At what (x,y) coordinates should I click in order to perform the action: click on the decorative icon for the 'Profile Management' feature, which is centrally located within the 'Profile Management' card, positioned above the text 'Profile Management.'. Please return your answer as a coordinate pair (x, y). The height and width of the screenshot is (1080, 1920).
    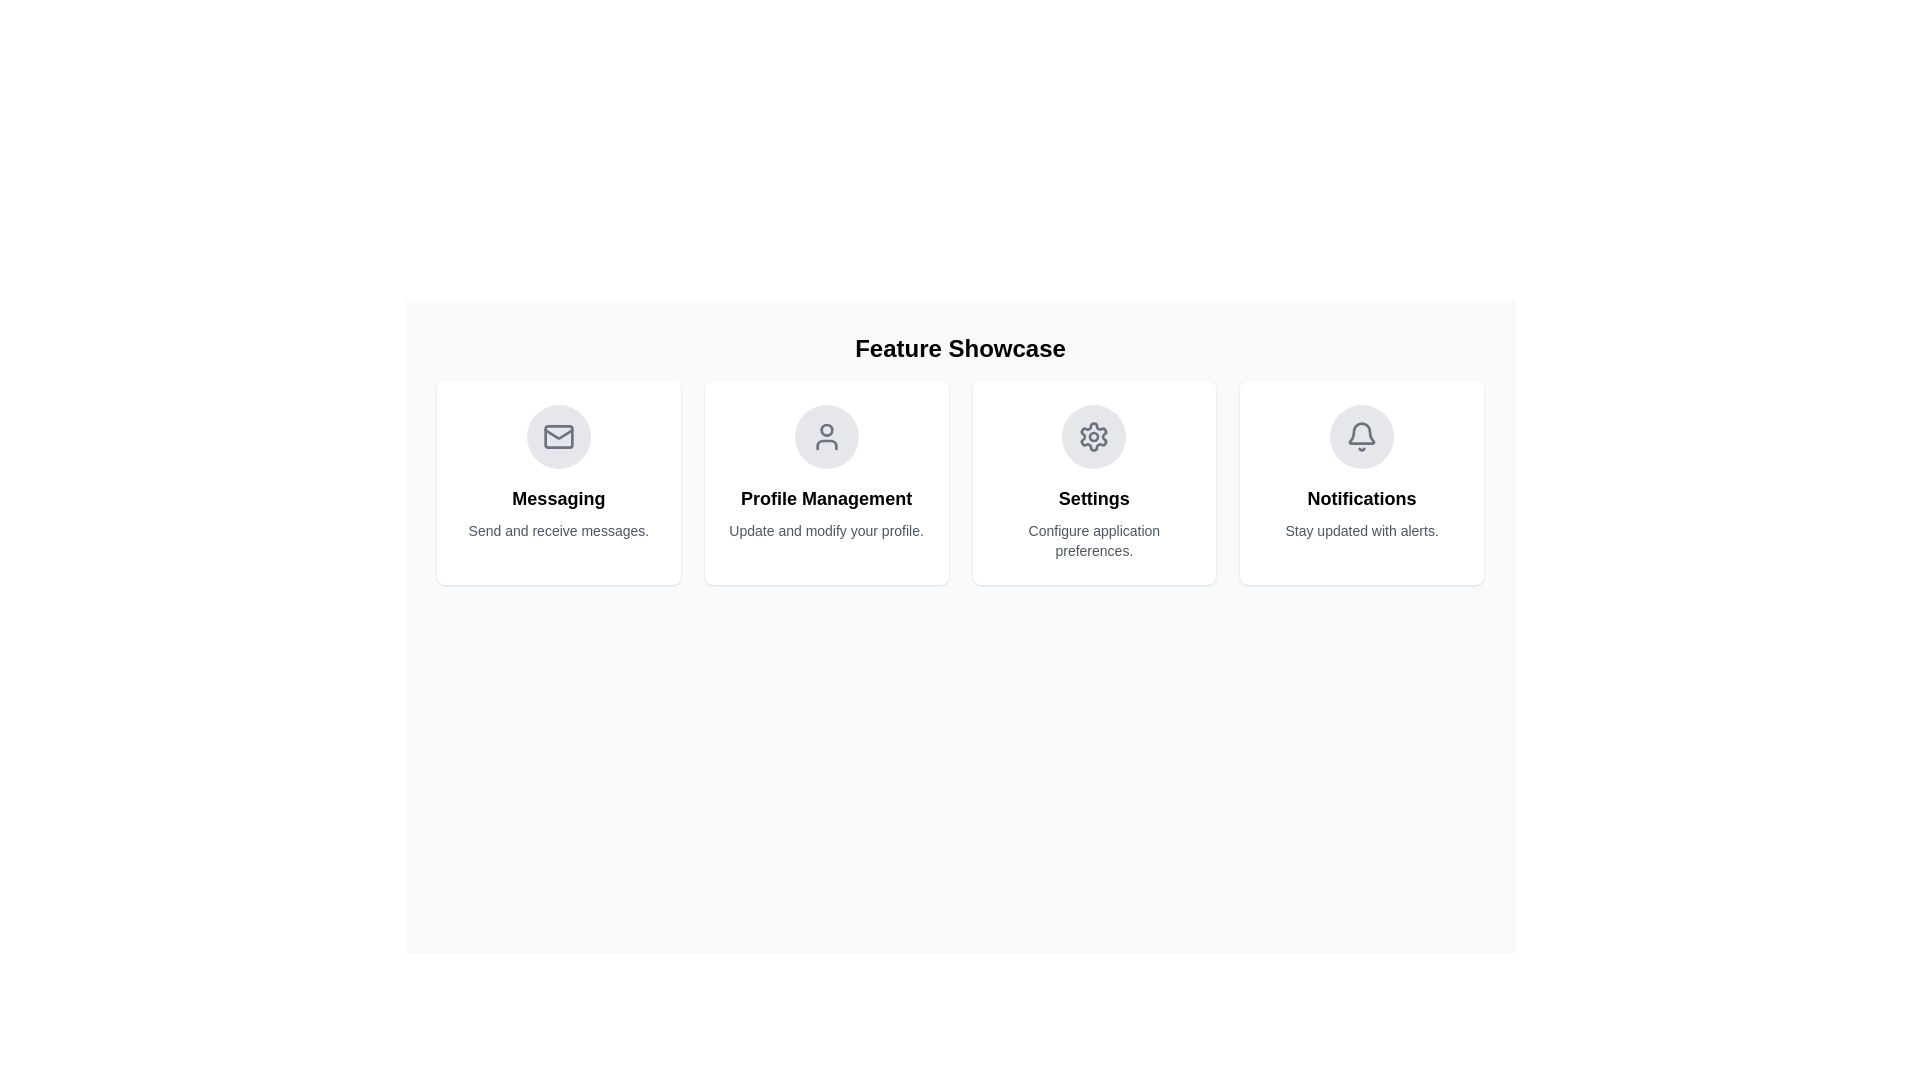
    Looking at the image, I should click on (826, 435).